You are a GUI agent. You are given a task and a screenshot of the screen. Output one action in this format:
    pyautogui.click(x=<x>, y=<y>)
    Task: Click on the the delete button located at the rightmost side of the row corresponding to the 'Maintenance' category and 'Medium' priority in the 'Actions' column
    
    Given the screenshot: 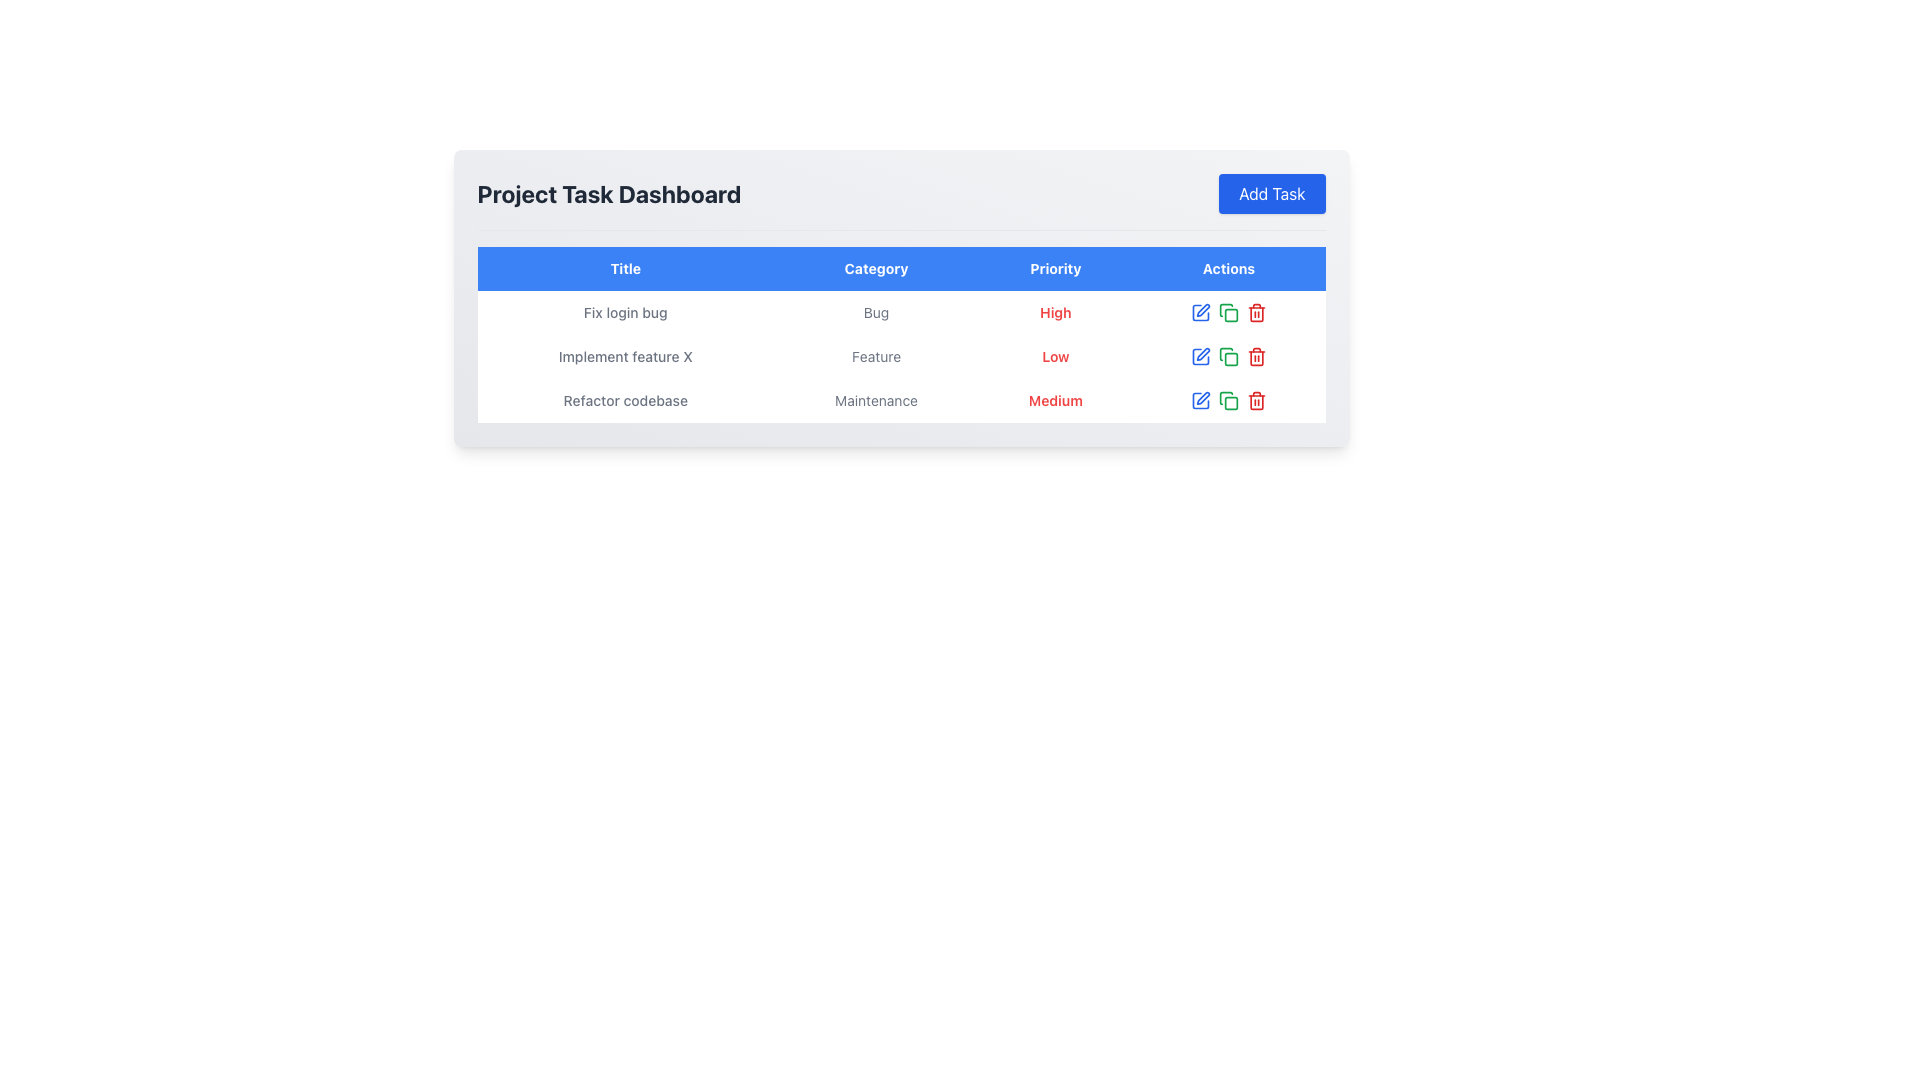 What is the action you would take?
    pyautogui.click(x=1256, y=401)
    